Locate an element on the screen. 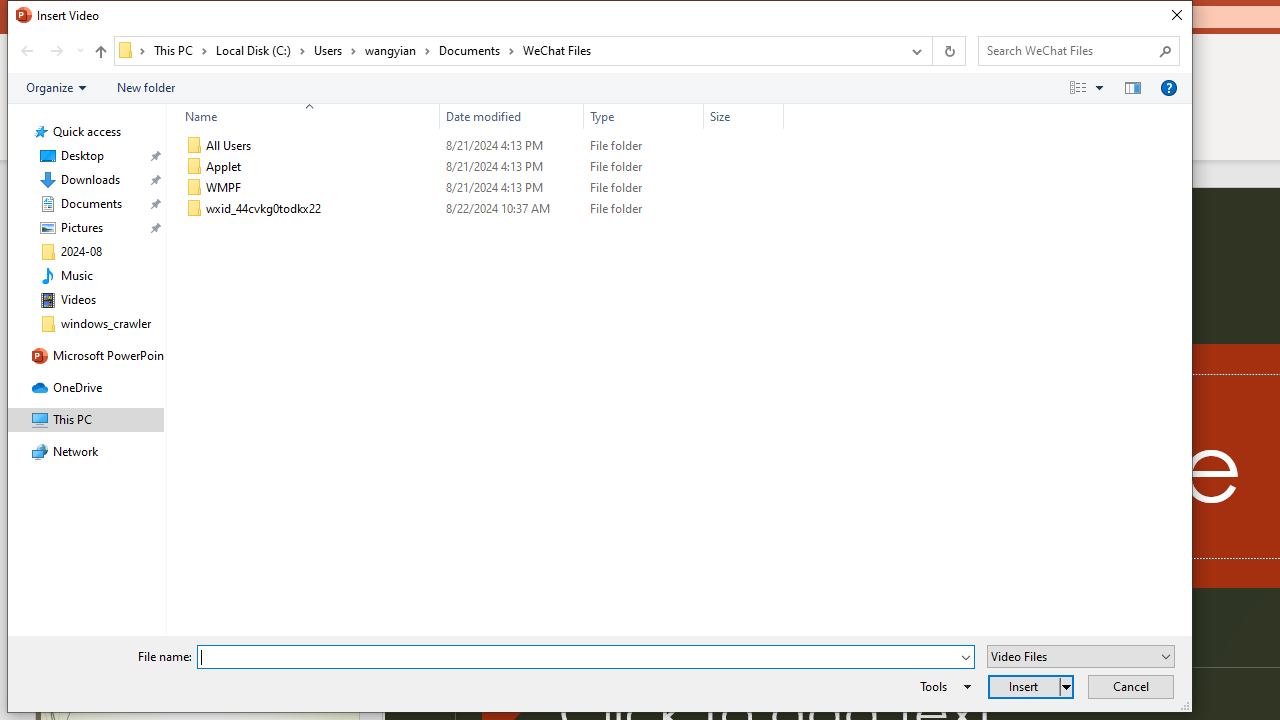 The image size is (1280, 720). 'Filter dropdown' is located at coordinates (774, 116).